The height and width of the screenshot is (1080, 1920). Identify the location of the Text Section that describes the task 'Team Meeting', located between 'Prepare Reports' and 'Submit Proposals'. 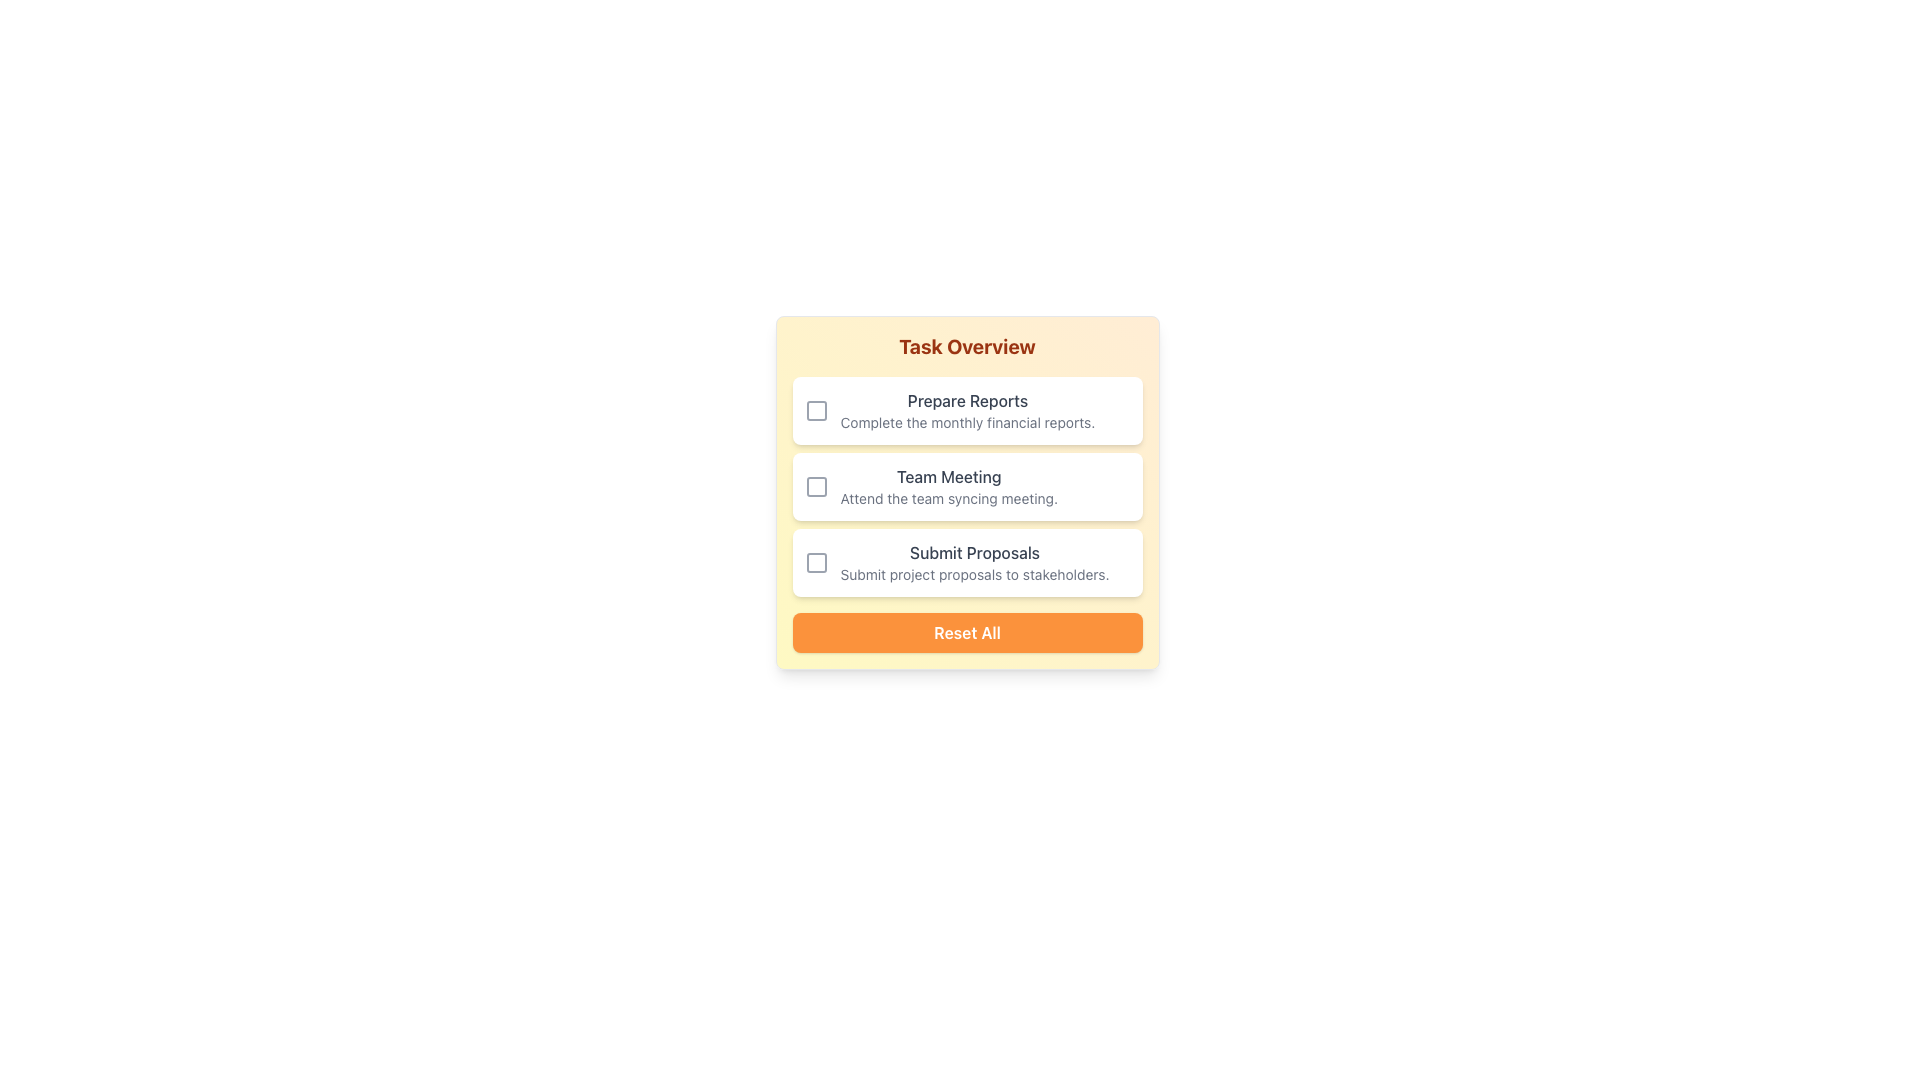
(948, 486).